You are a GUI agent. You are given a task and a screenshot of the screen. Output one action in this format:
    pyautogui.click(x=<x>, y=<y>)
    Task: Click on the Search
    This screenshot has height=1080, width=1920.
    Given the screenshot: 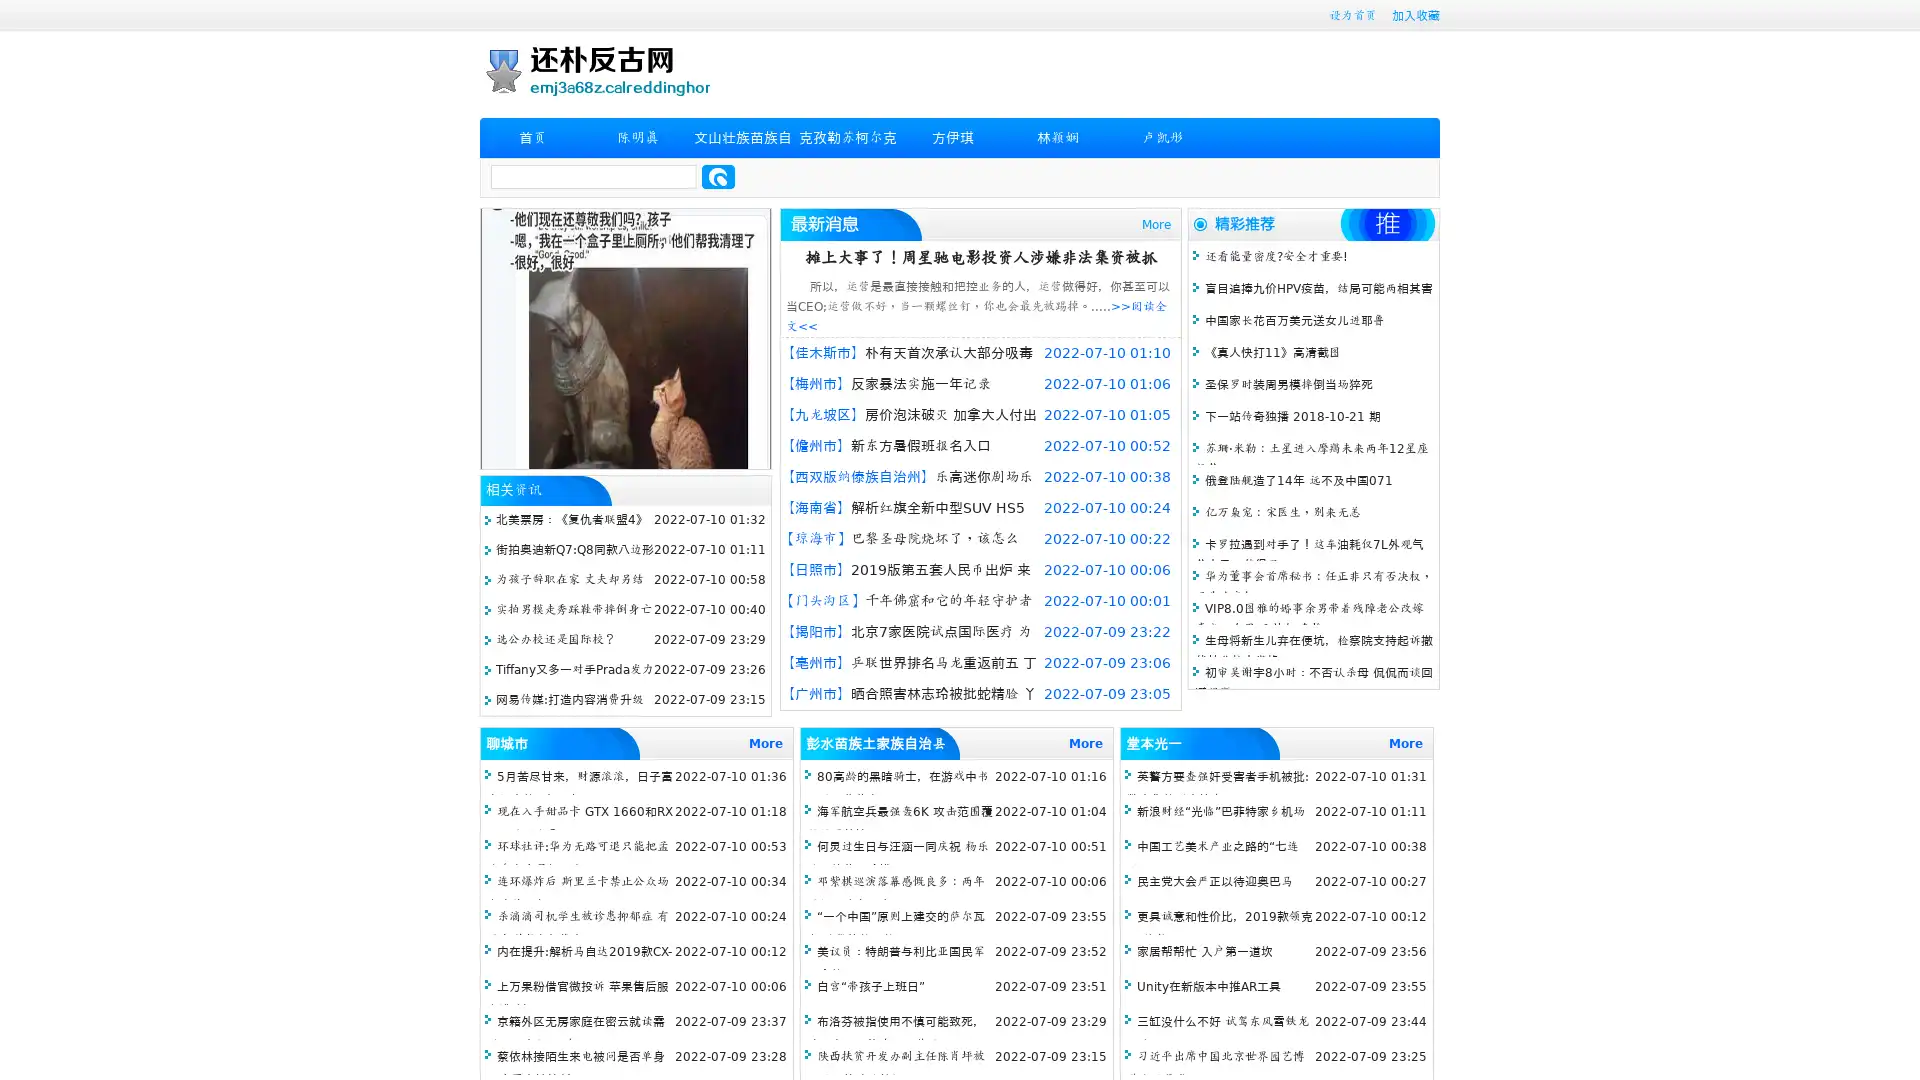 What is the action you would take?
    pyautogui.click(x=718, y=176)
    